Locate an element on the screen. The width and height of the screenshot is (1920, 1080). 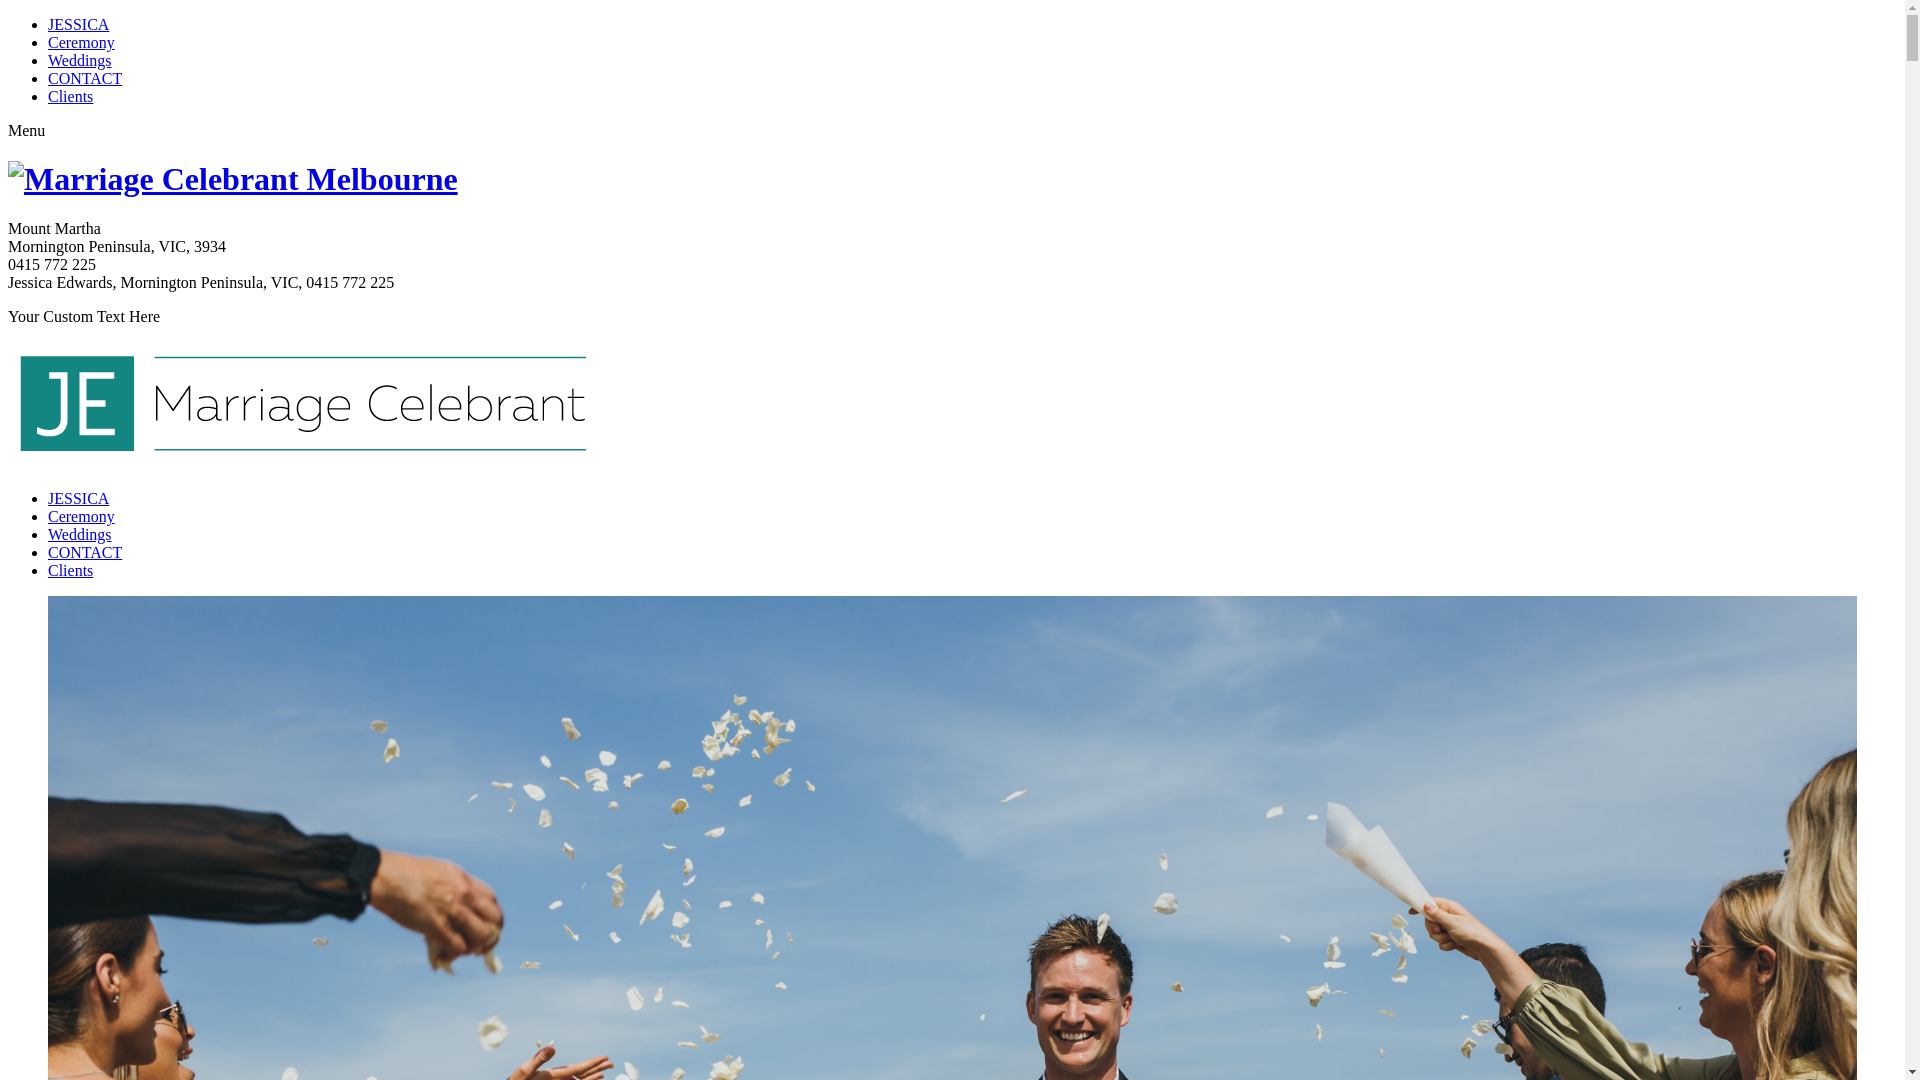
'Menu' is located at coordinates (8, 130).